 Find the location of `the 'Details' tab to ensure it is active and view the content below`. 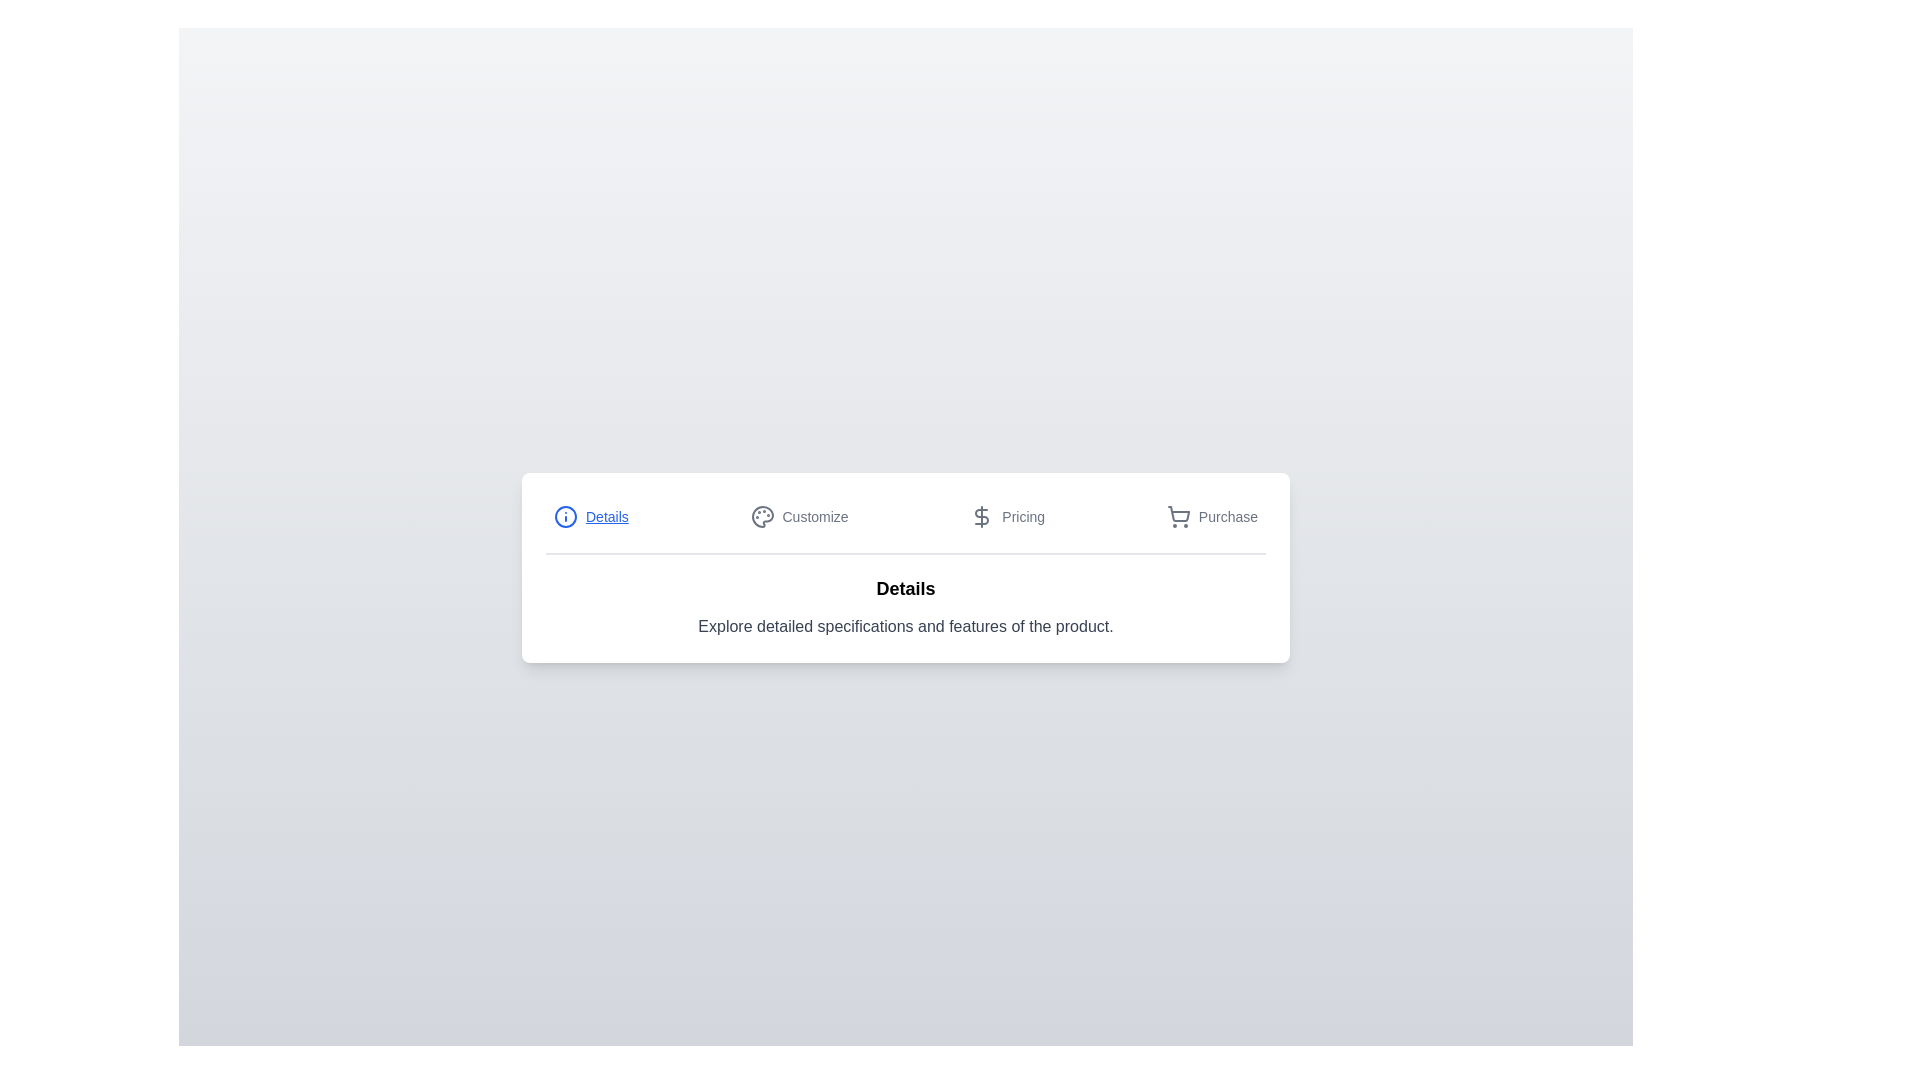

the 'Details' tab to ensure it is active and view the content below is located at coordinates (590, 515).